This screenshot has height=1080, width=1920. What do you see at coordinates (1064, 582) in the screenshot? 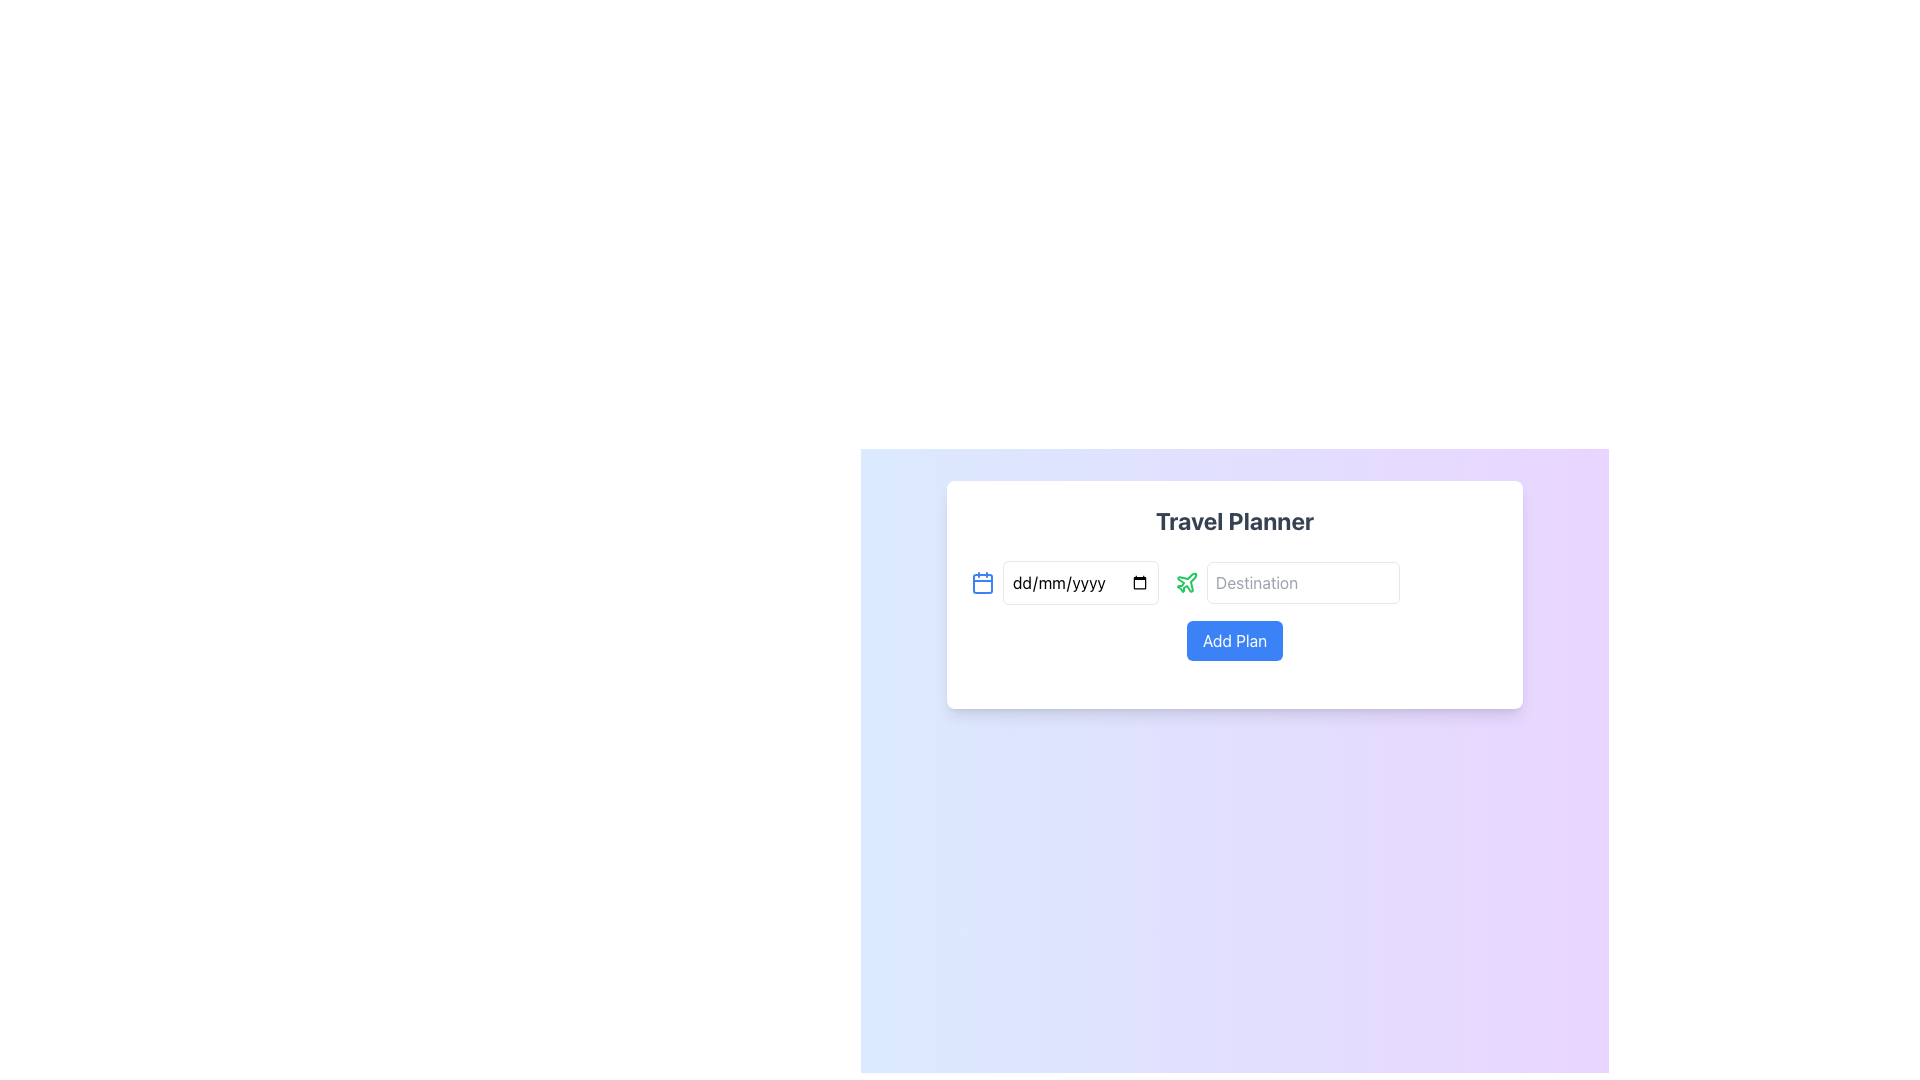
I see `the date picker input field located on the leftmost side of a horizontal group of elements` at bounding box center [1064, 582].